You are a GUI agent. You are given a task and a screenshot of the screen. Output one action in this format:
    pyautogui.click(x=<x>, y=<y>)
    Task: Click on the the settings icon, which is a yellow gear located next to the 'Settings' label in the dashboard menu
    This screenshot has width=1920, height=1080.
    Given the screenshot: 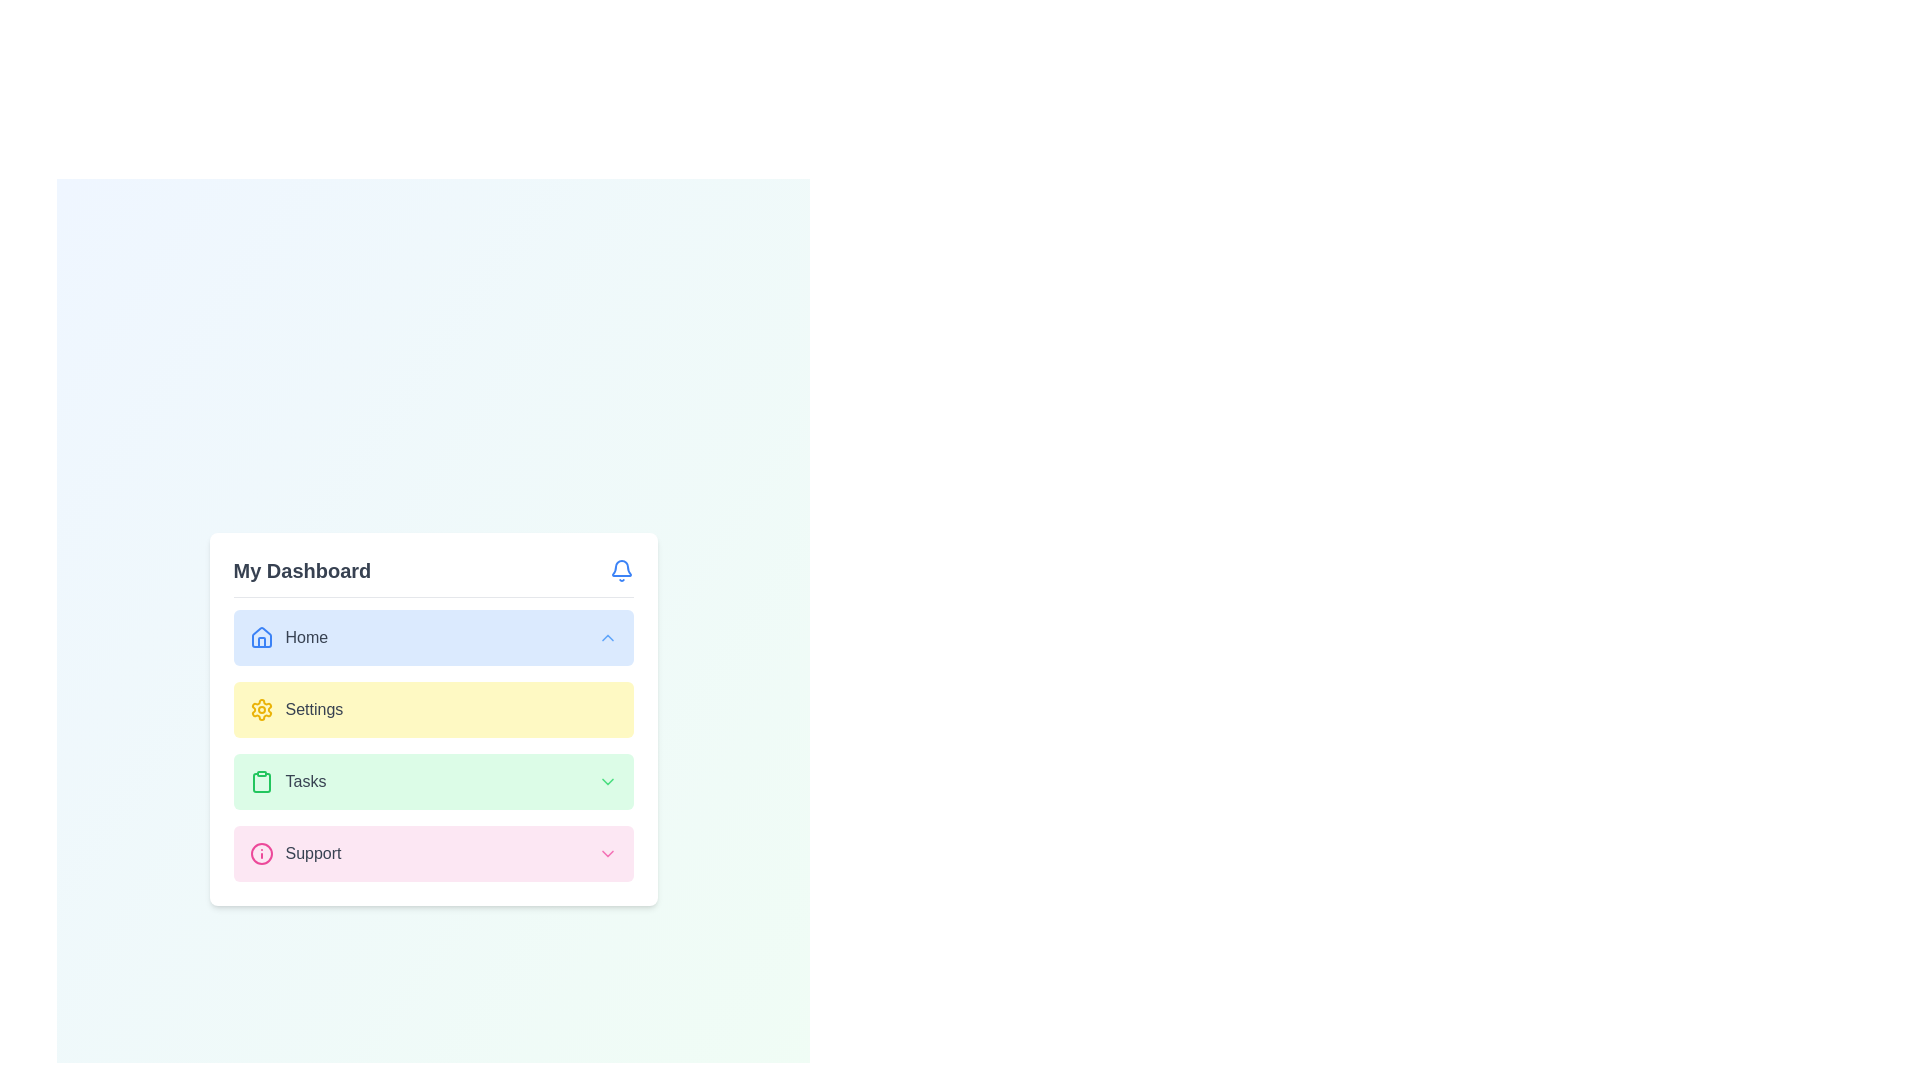 What is the action you would take?
    pyautogui.click(x=260, y=708)
    